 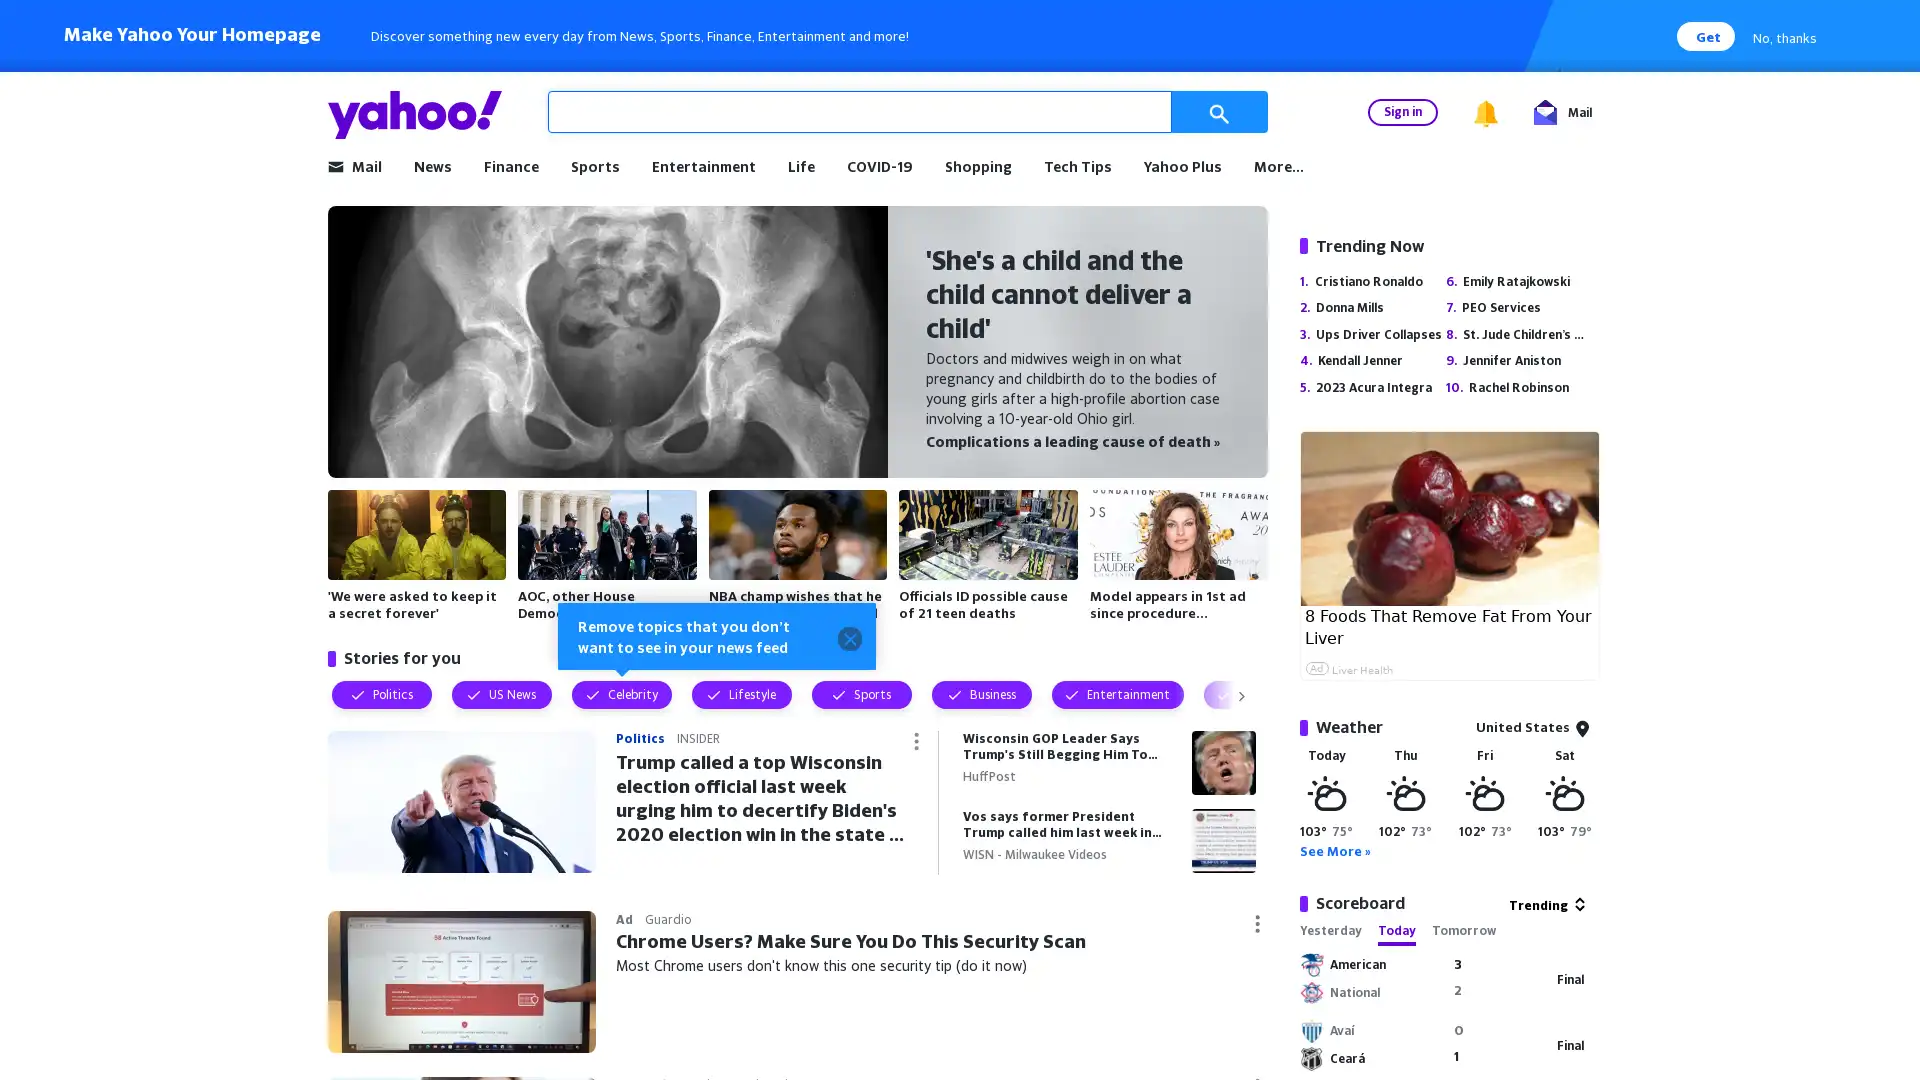 What do you see at coordinates (1330, 934) in the screenshot?
I see `Yesterday` at bounding box center [1330, 934].